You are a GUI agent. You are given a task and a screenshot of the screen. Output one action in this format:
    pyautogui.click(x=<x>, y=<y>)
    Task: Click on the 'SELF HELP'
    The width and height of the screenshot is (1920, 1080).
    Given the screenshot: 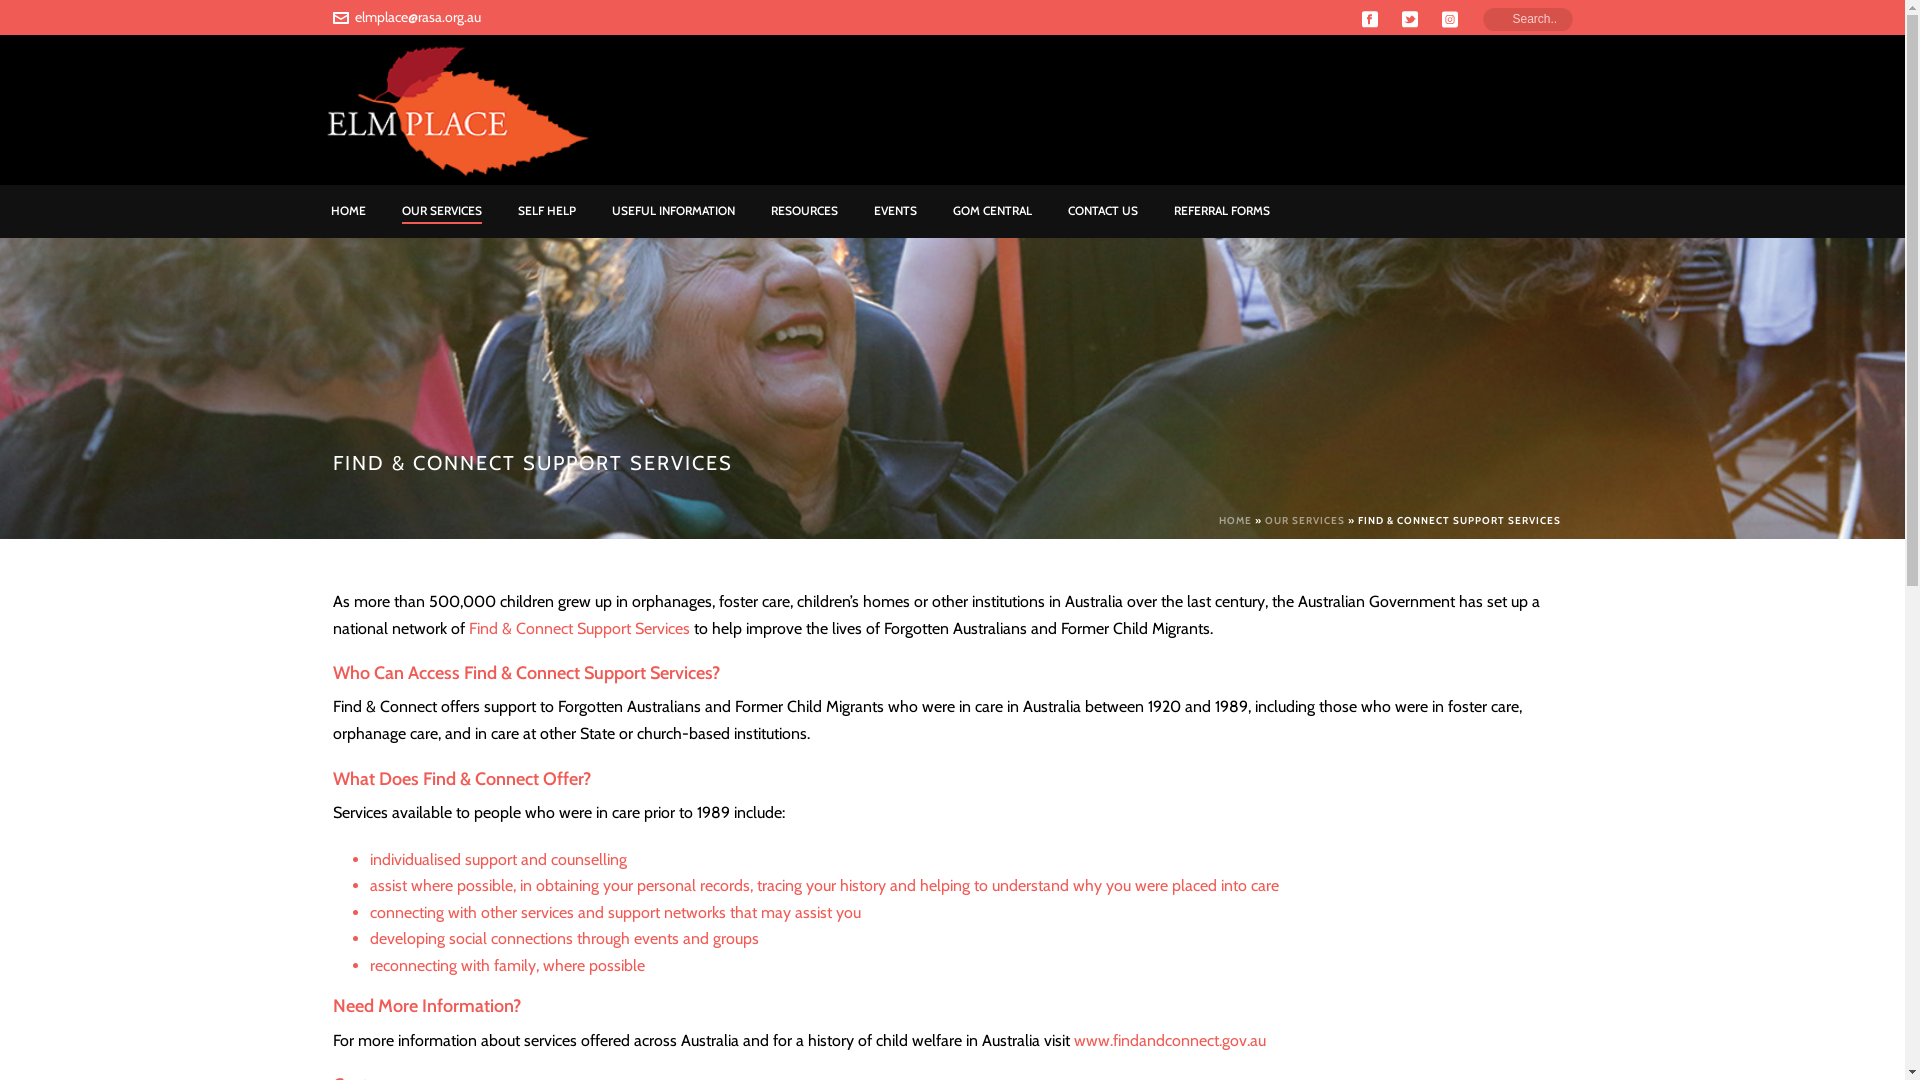 What is the action you would take?
    pyautogui.click(x=547, y=211)
    